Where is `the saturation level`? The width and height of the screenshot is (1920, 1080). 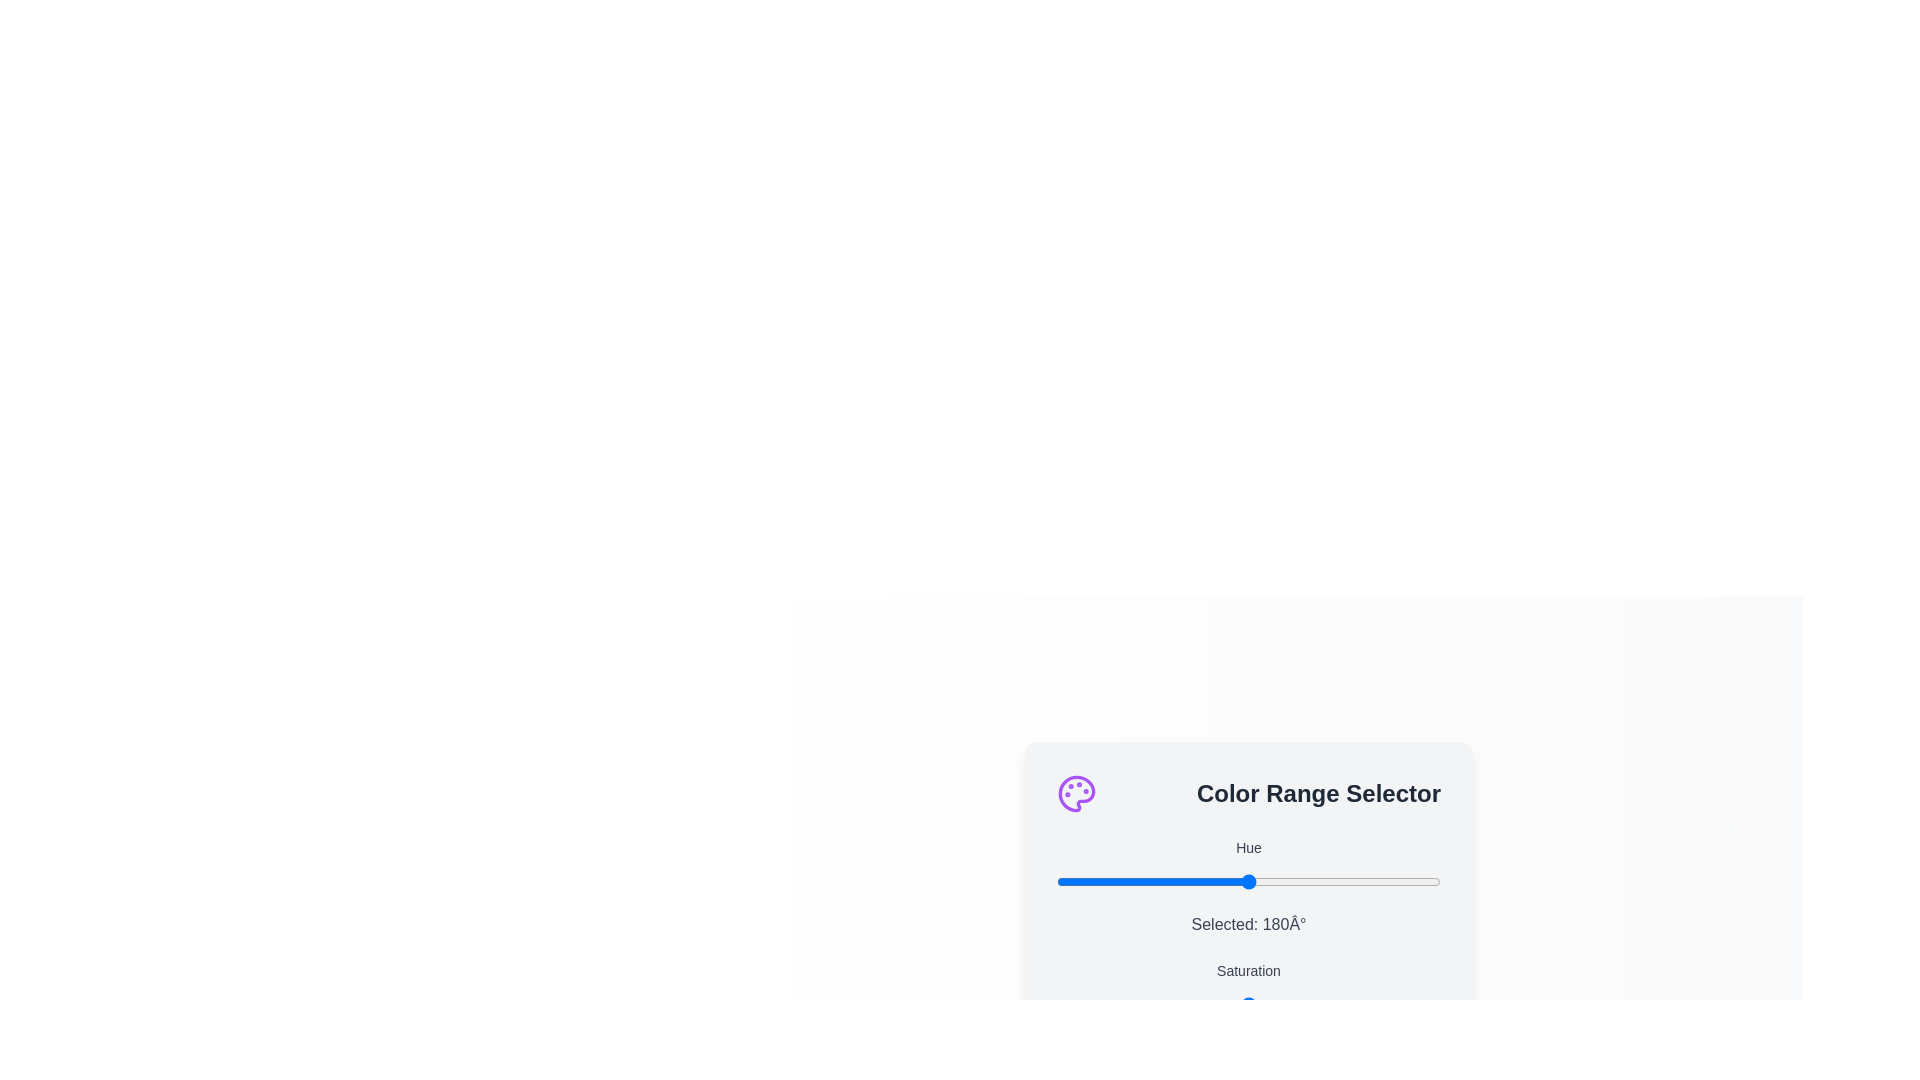
the saturation level is located at coordinates (1168, 1004).